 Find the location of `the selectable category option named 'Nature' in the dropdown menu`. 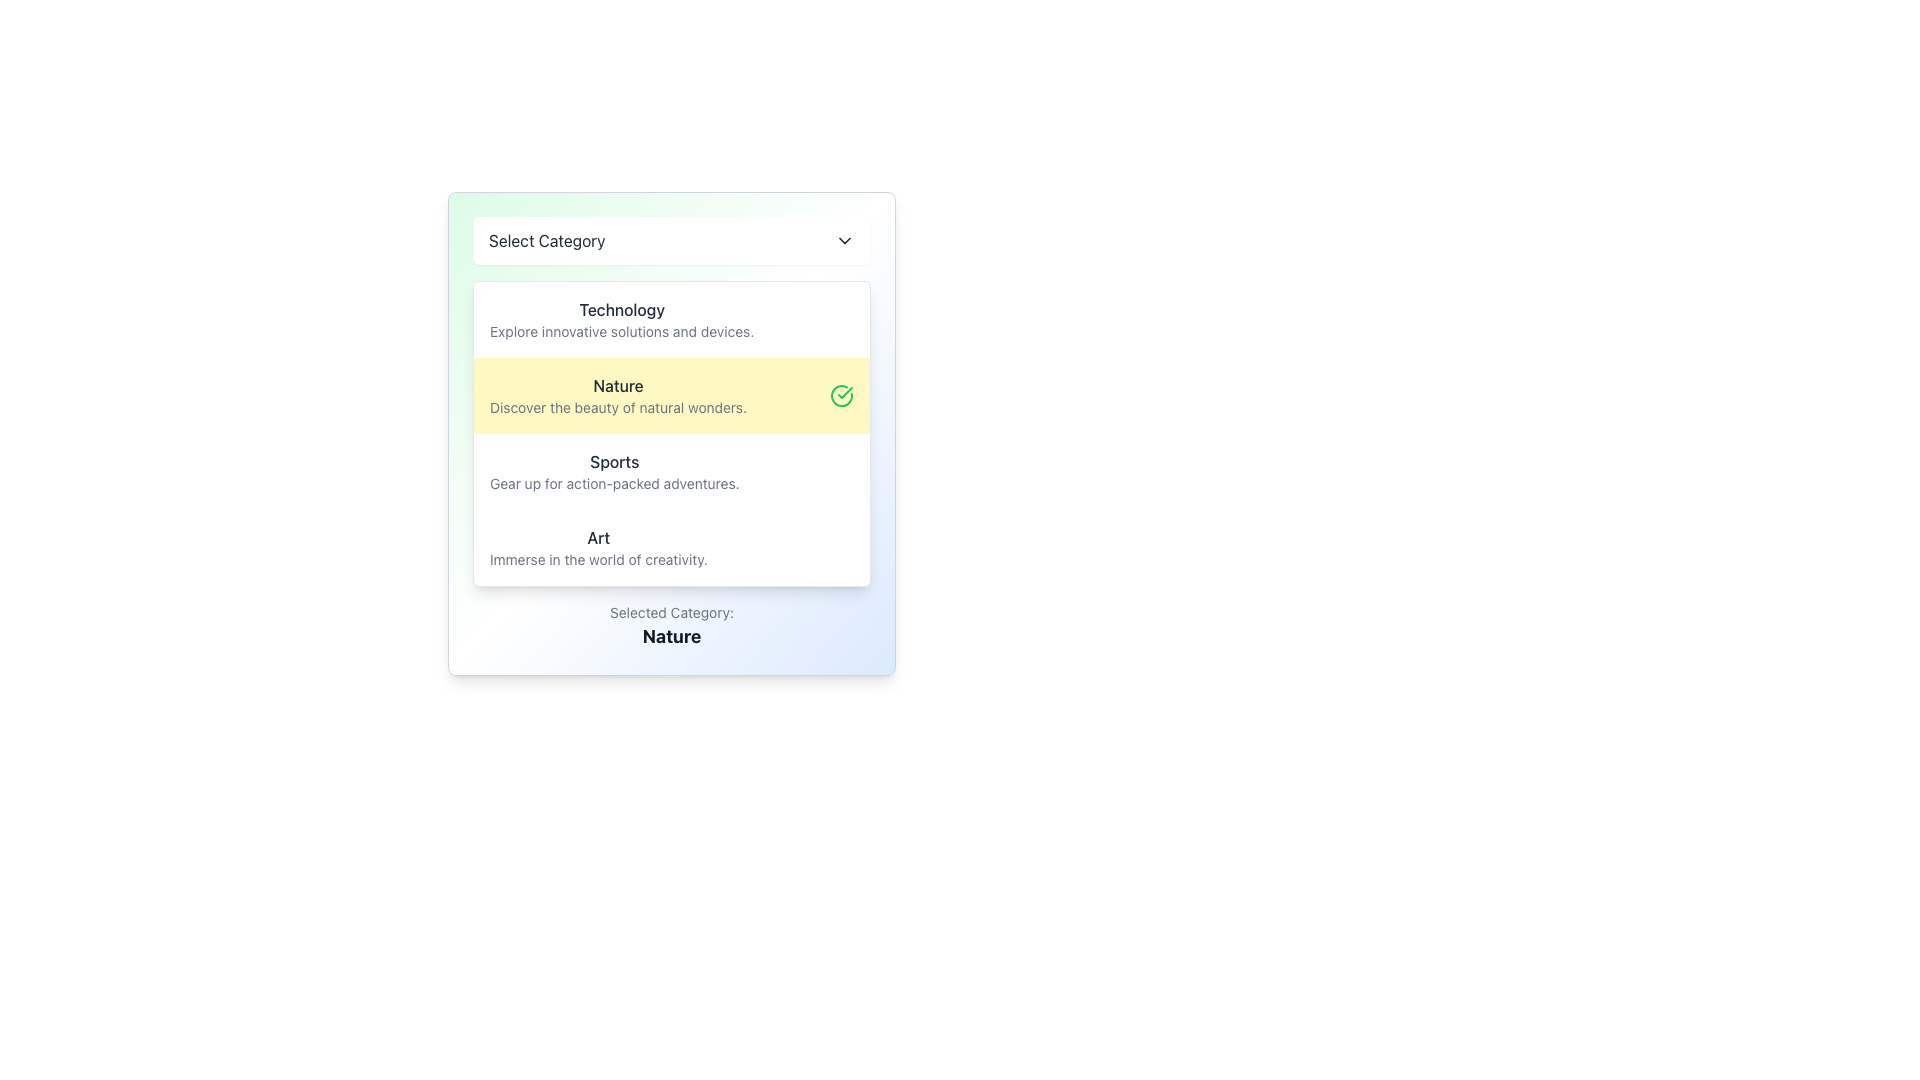

the selectable category option named 'Nature' in the dropdown menu is located at coordinates (672, 433).